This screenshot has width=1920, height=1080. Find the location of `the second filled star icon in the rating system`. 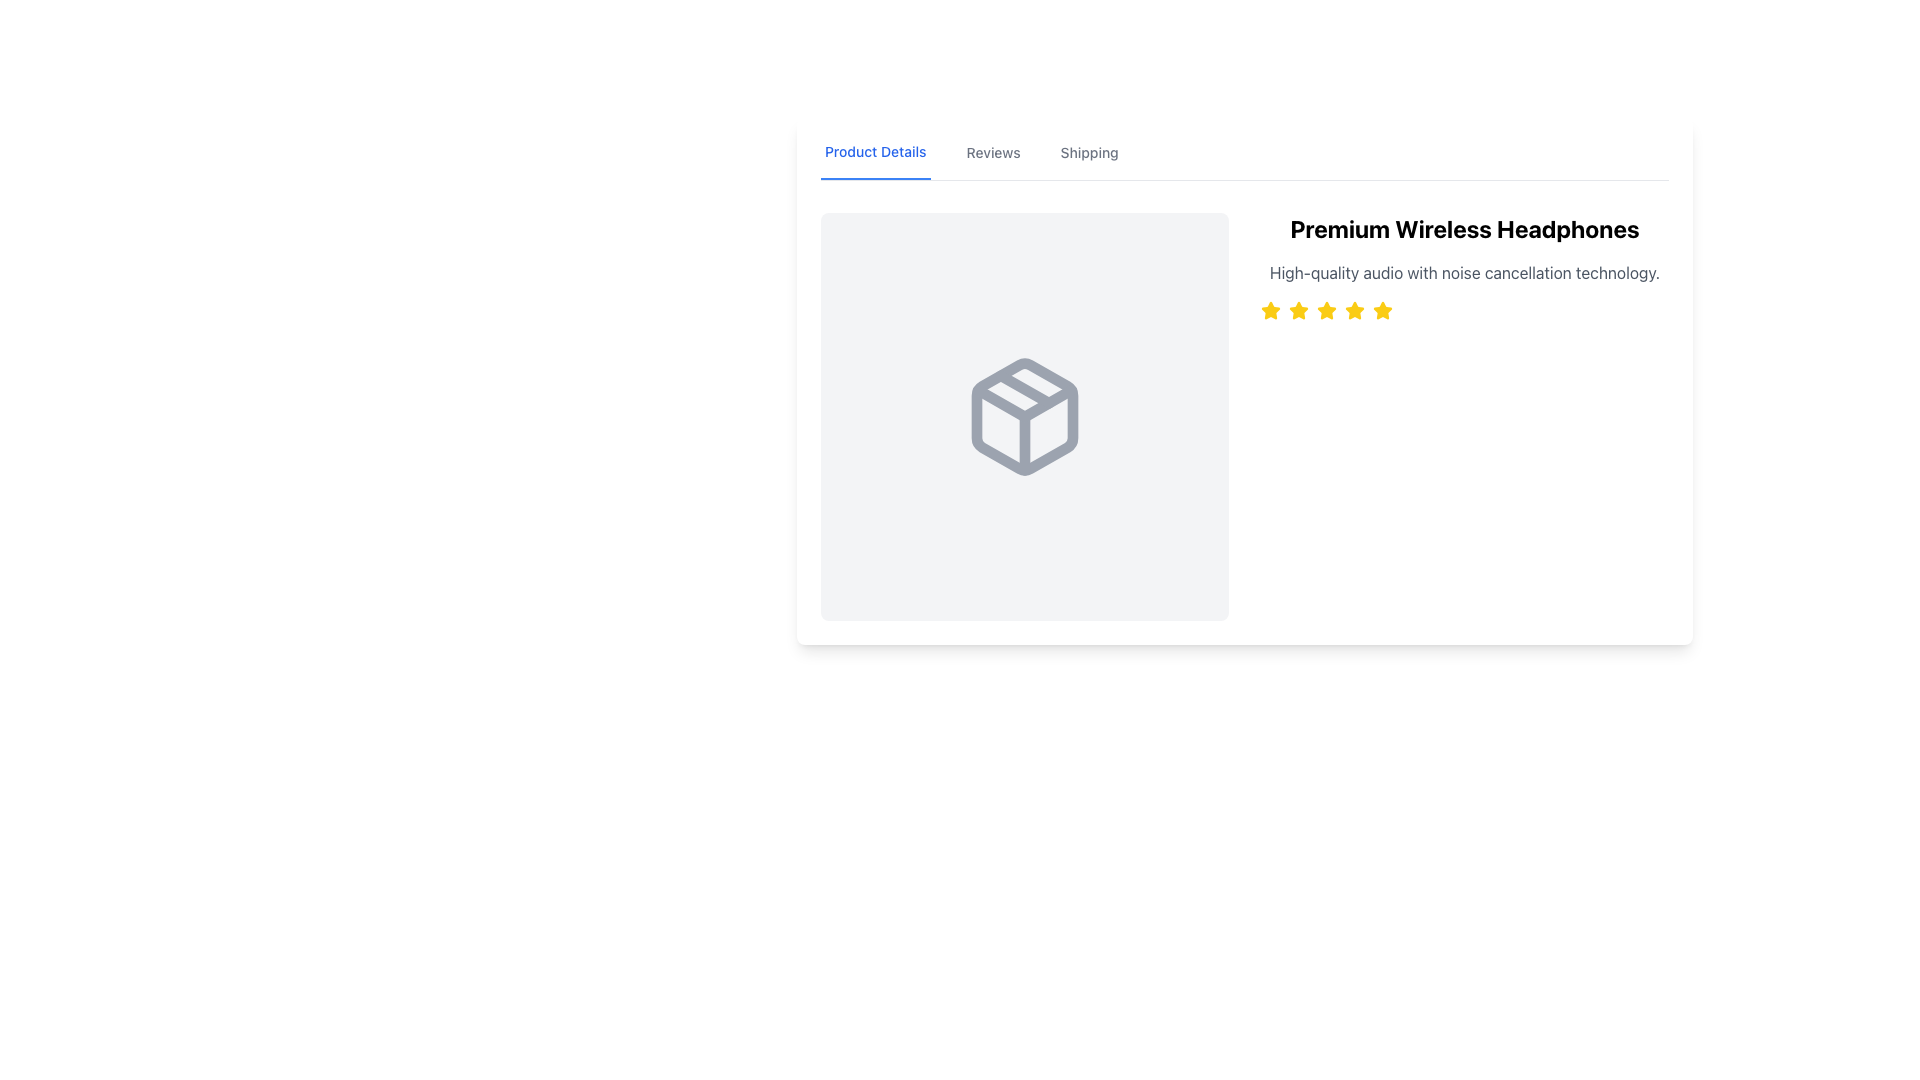

the second filled star icon in the rating system is located at coordinates (1299, 310).